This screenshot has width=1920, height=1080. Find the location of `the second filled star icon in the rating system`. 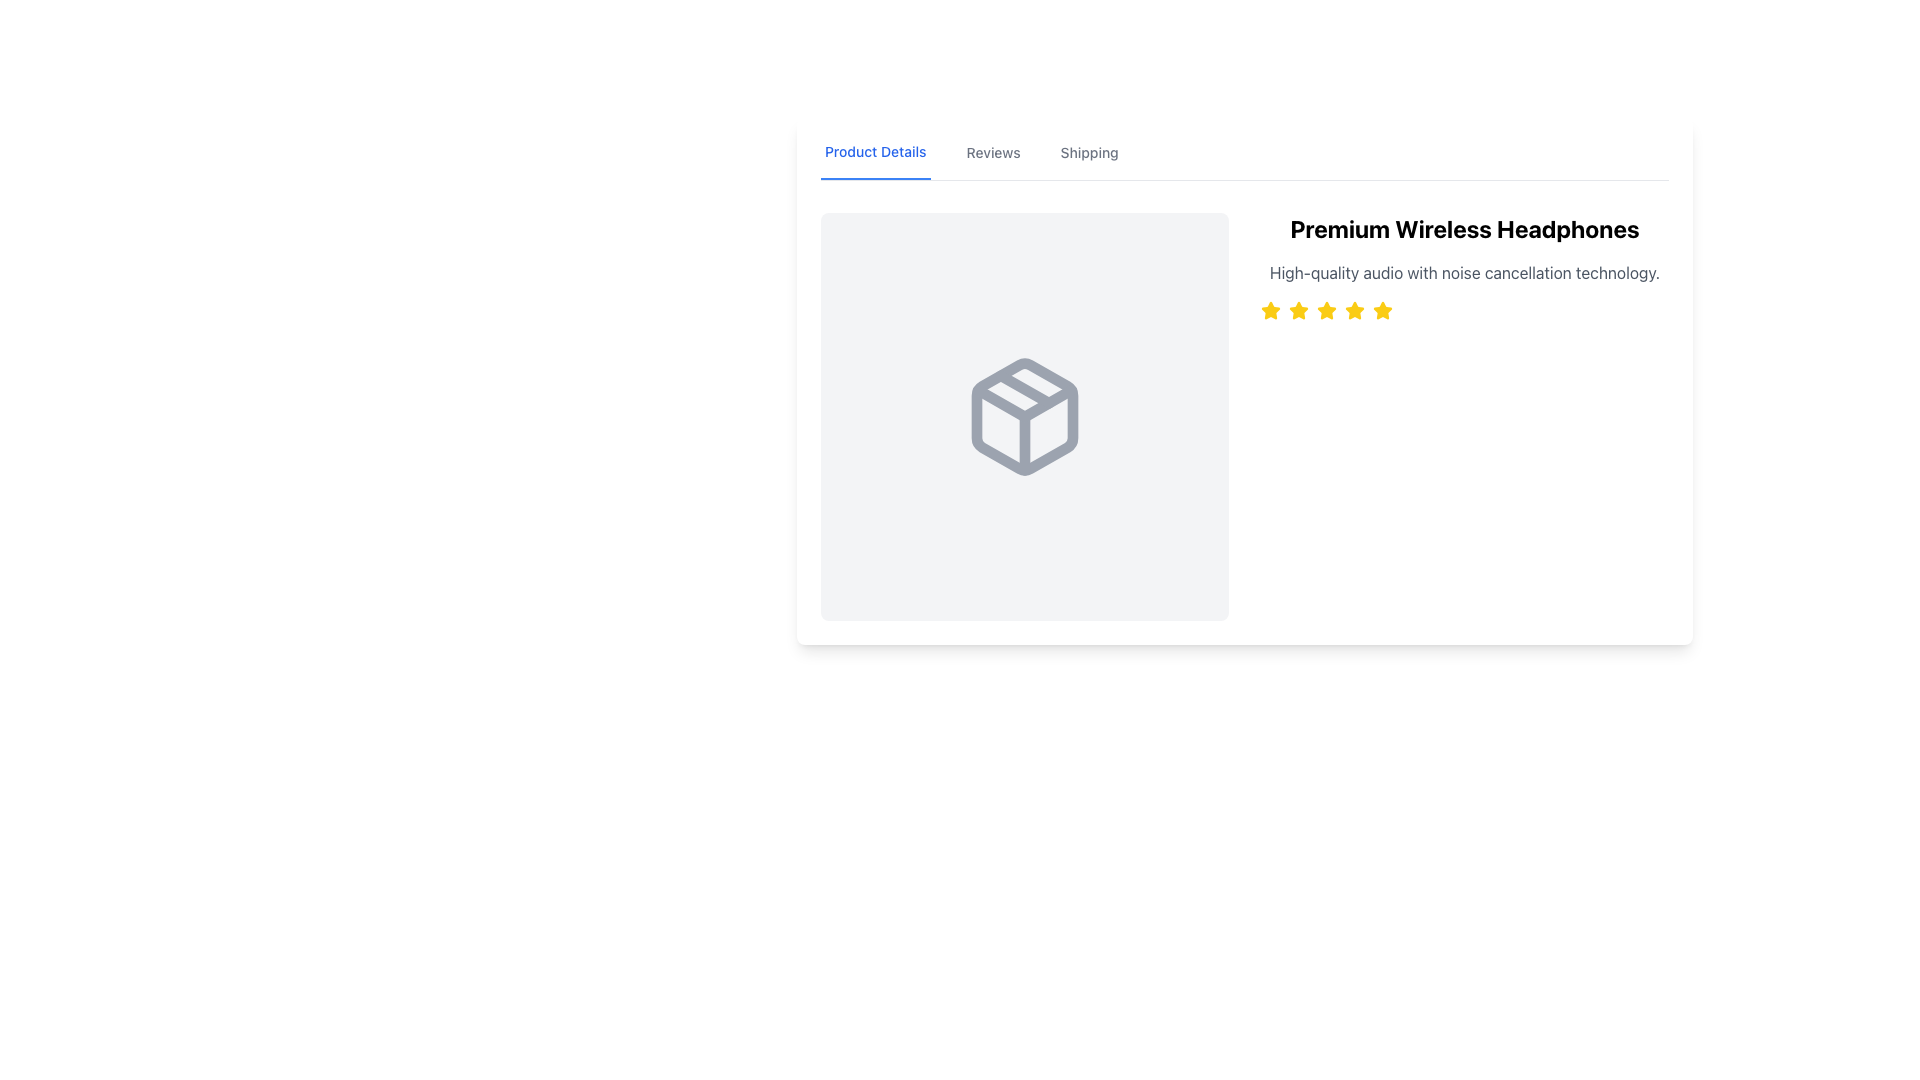

the second filled star icon in the rating system is located at coordinates (1299, 310).